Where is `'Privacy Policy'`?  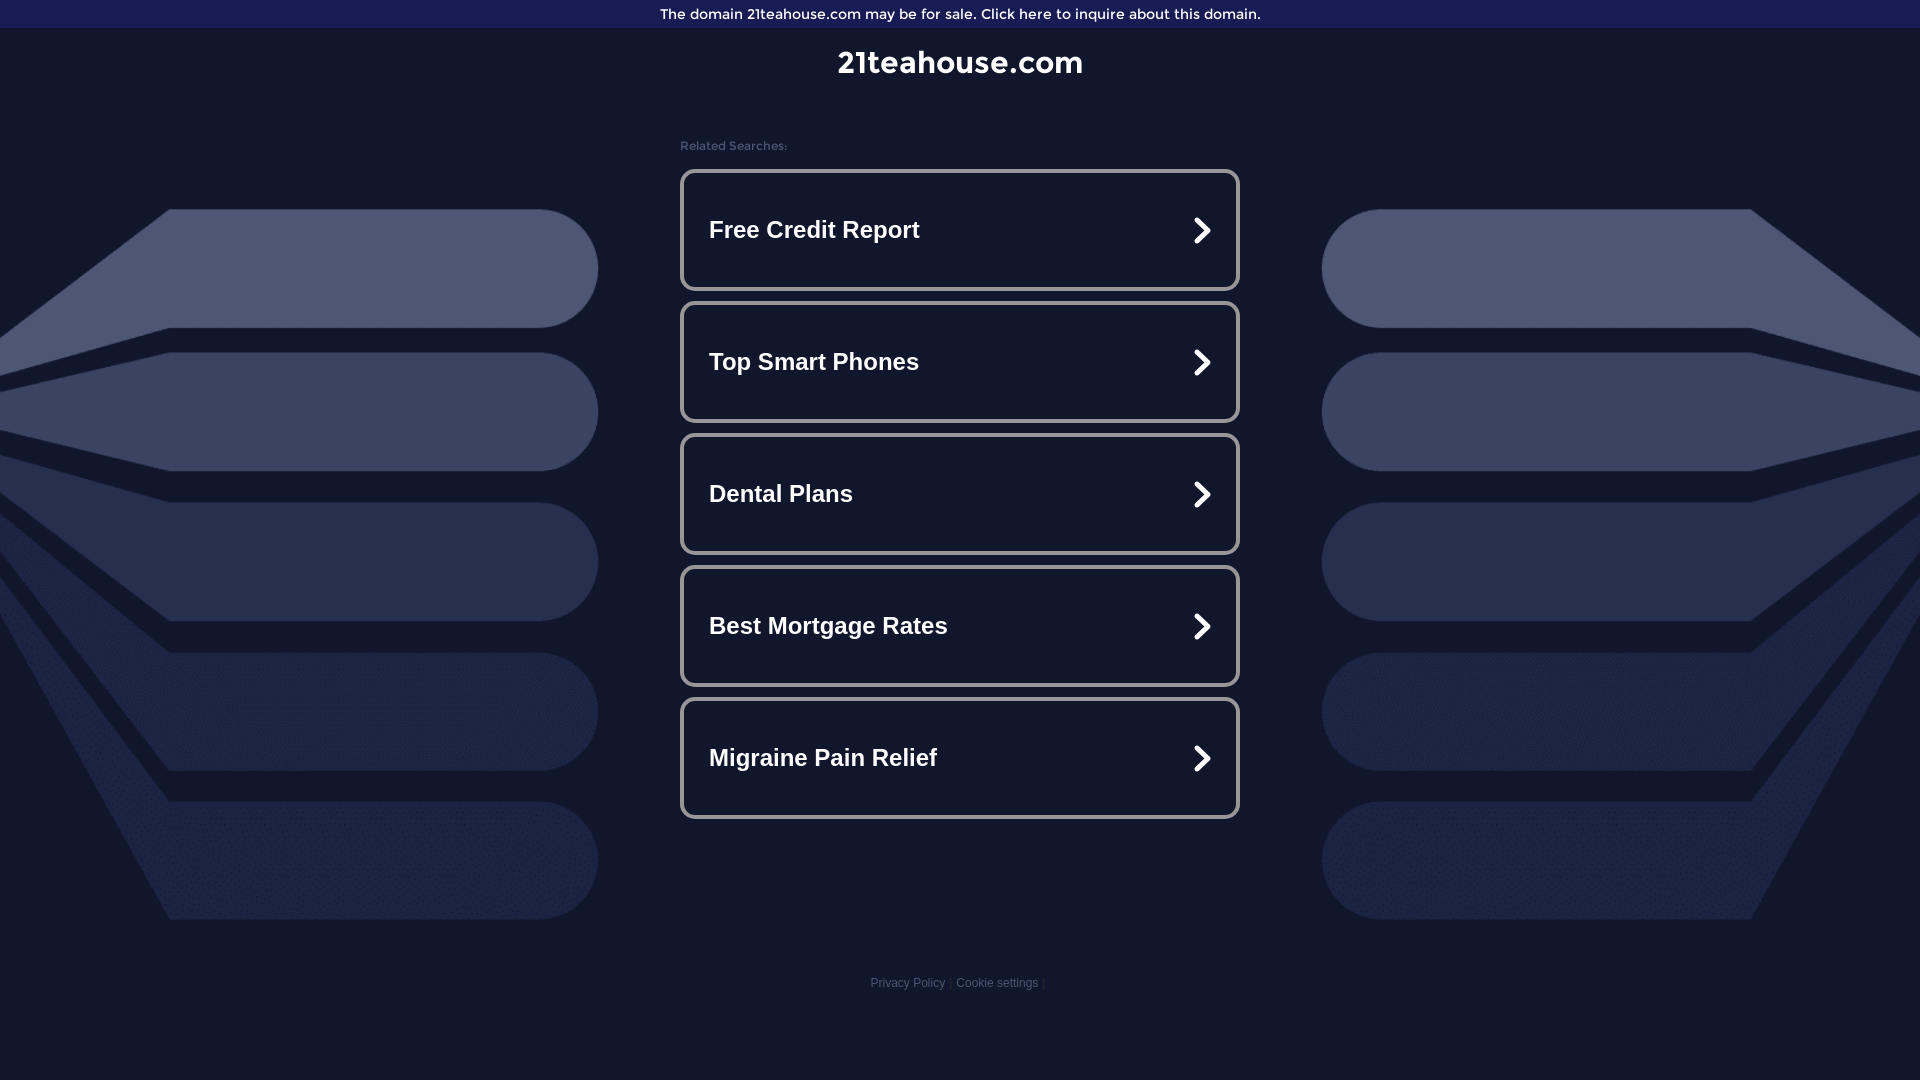
'Privacy Policy' is located at coordinates (906, 982).